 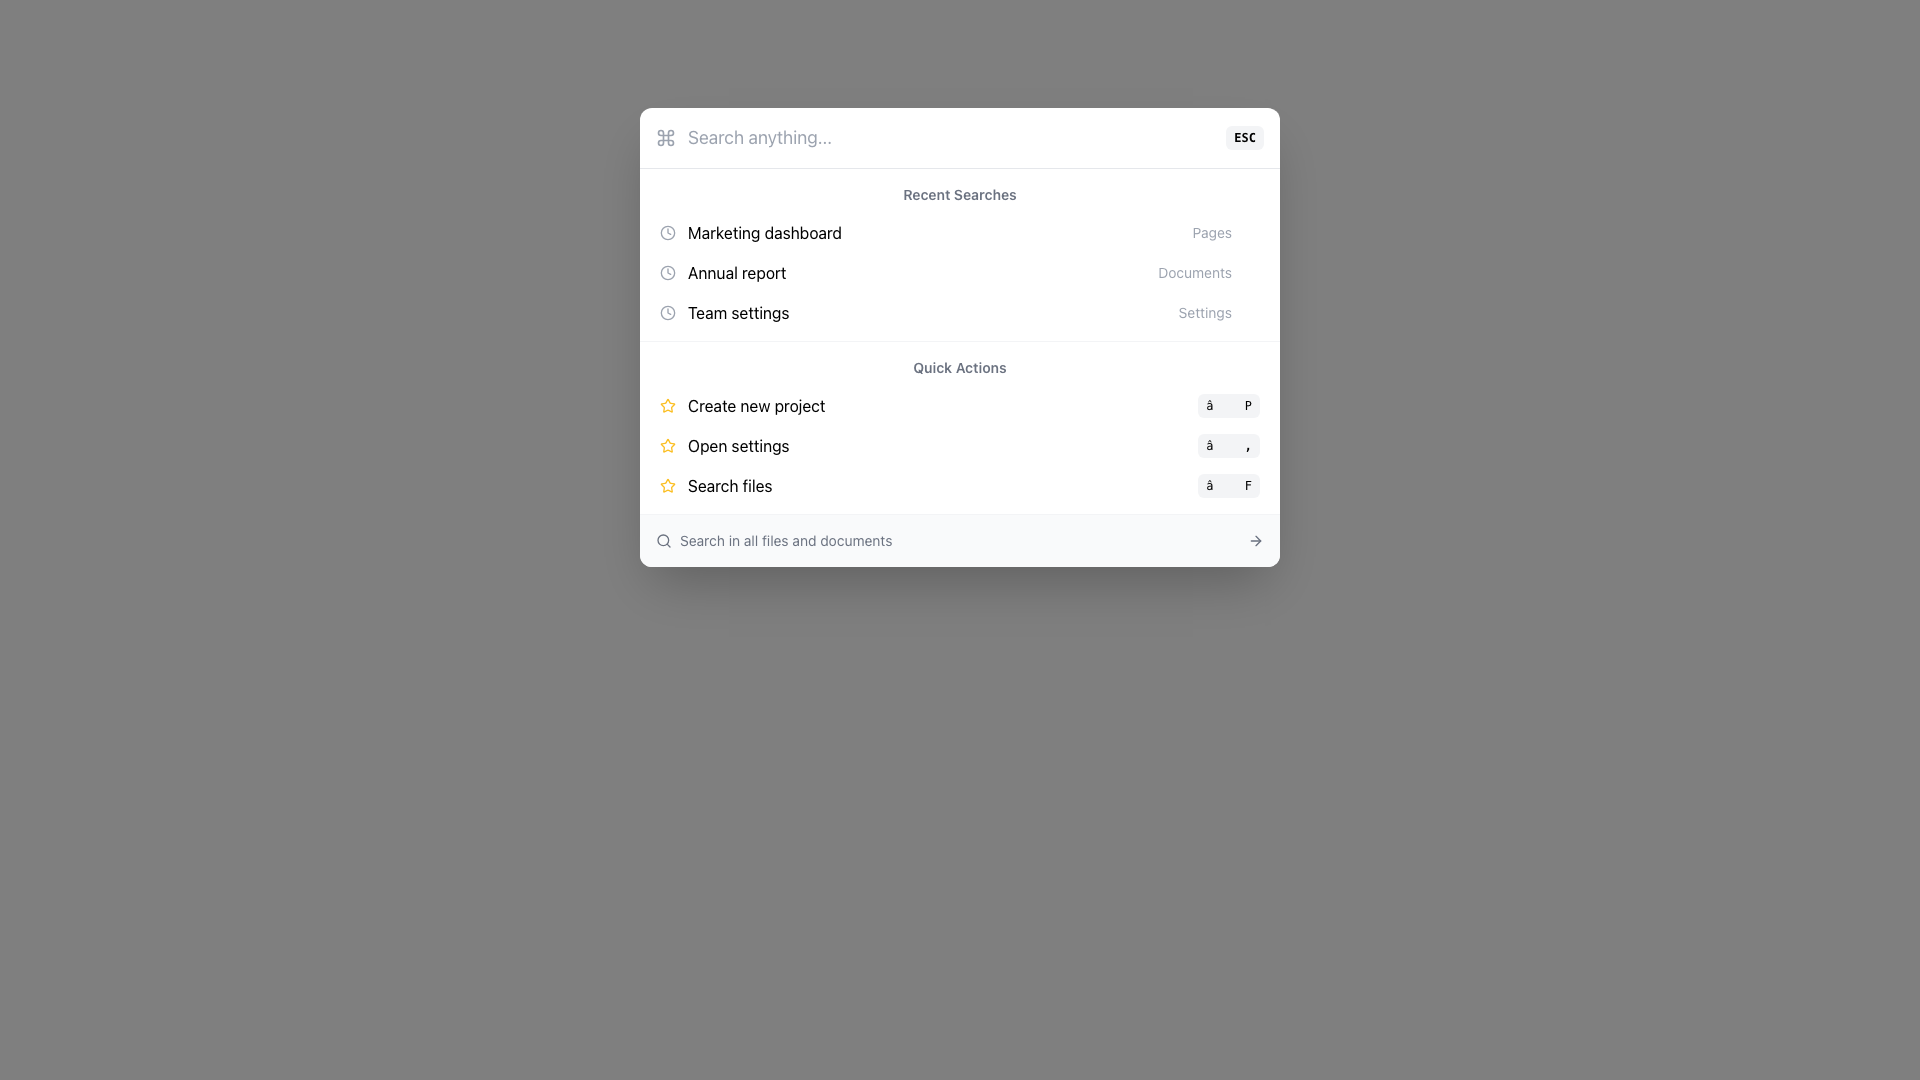 I want to click on the interactive menu item in the 'Quick Actions' section that allows access to 'Open settings', so click(x=960, y=445).